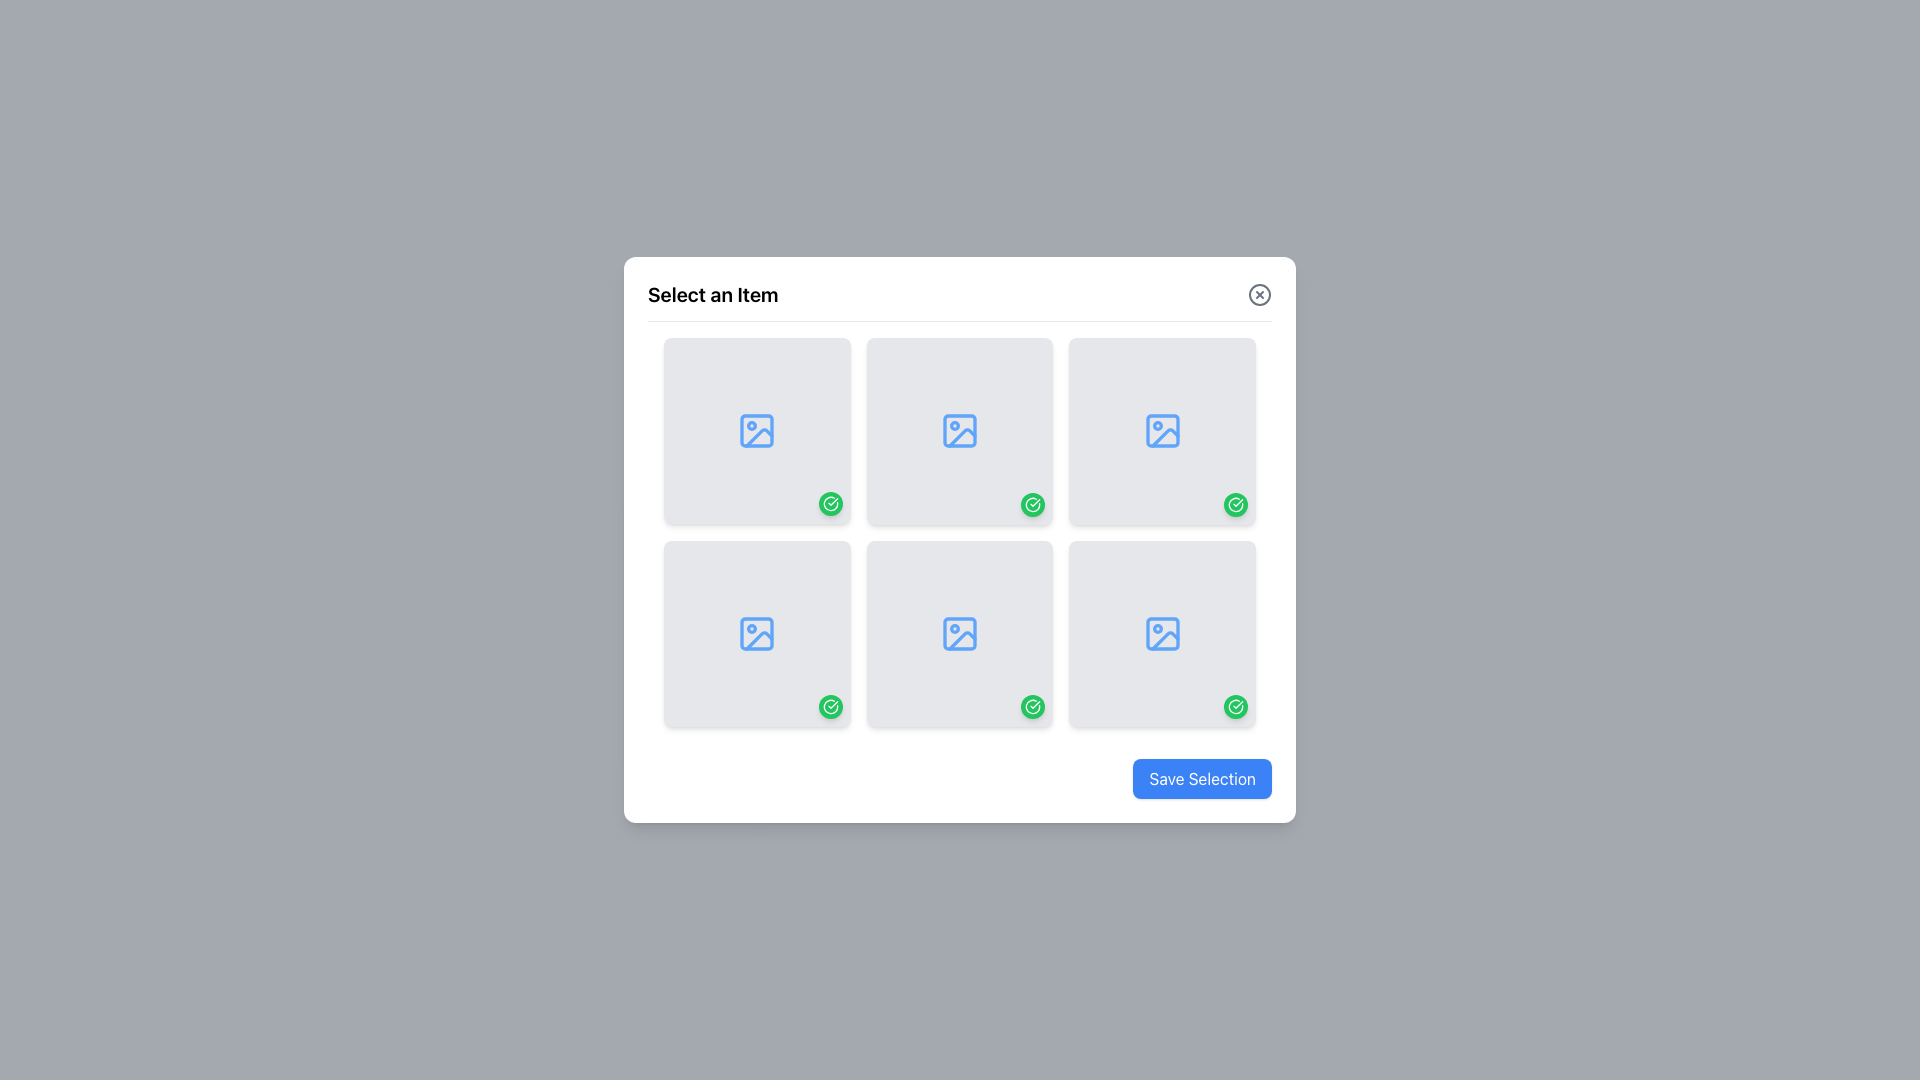  What do you see at coordinates (1162, 633) in the screenshot?
I see `the sixth SelectableGridItem in the 3x2 grid layout, which features a light gray background, a centered blue picture icon, and a green checkmark badge in the bottom-right corner` at bounding box center [1162, 633].